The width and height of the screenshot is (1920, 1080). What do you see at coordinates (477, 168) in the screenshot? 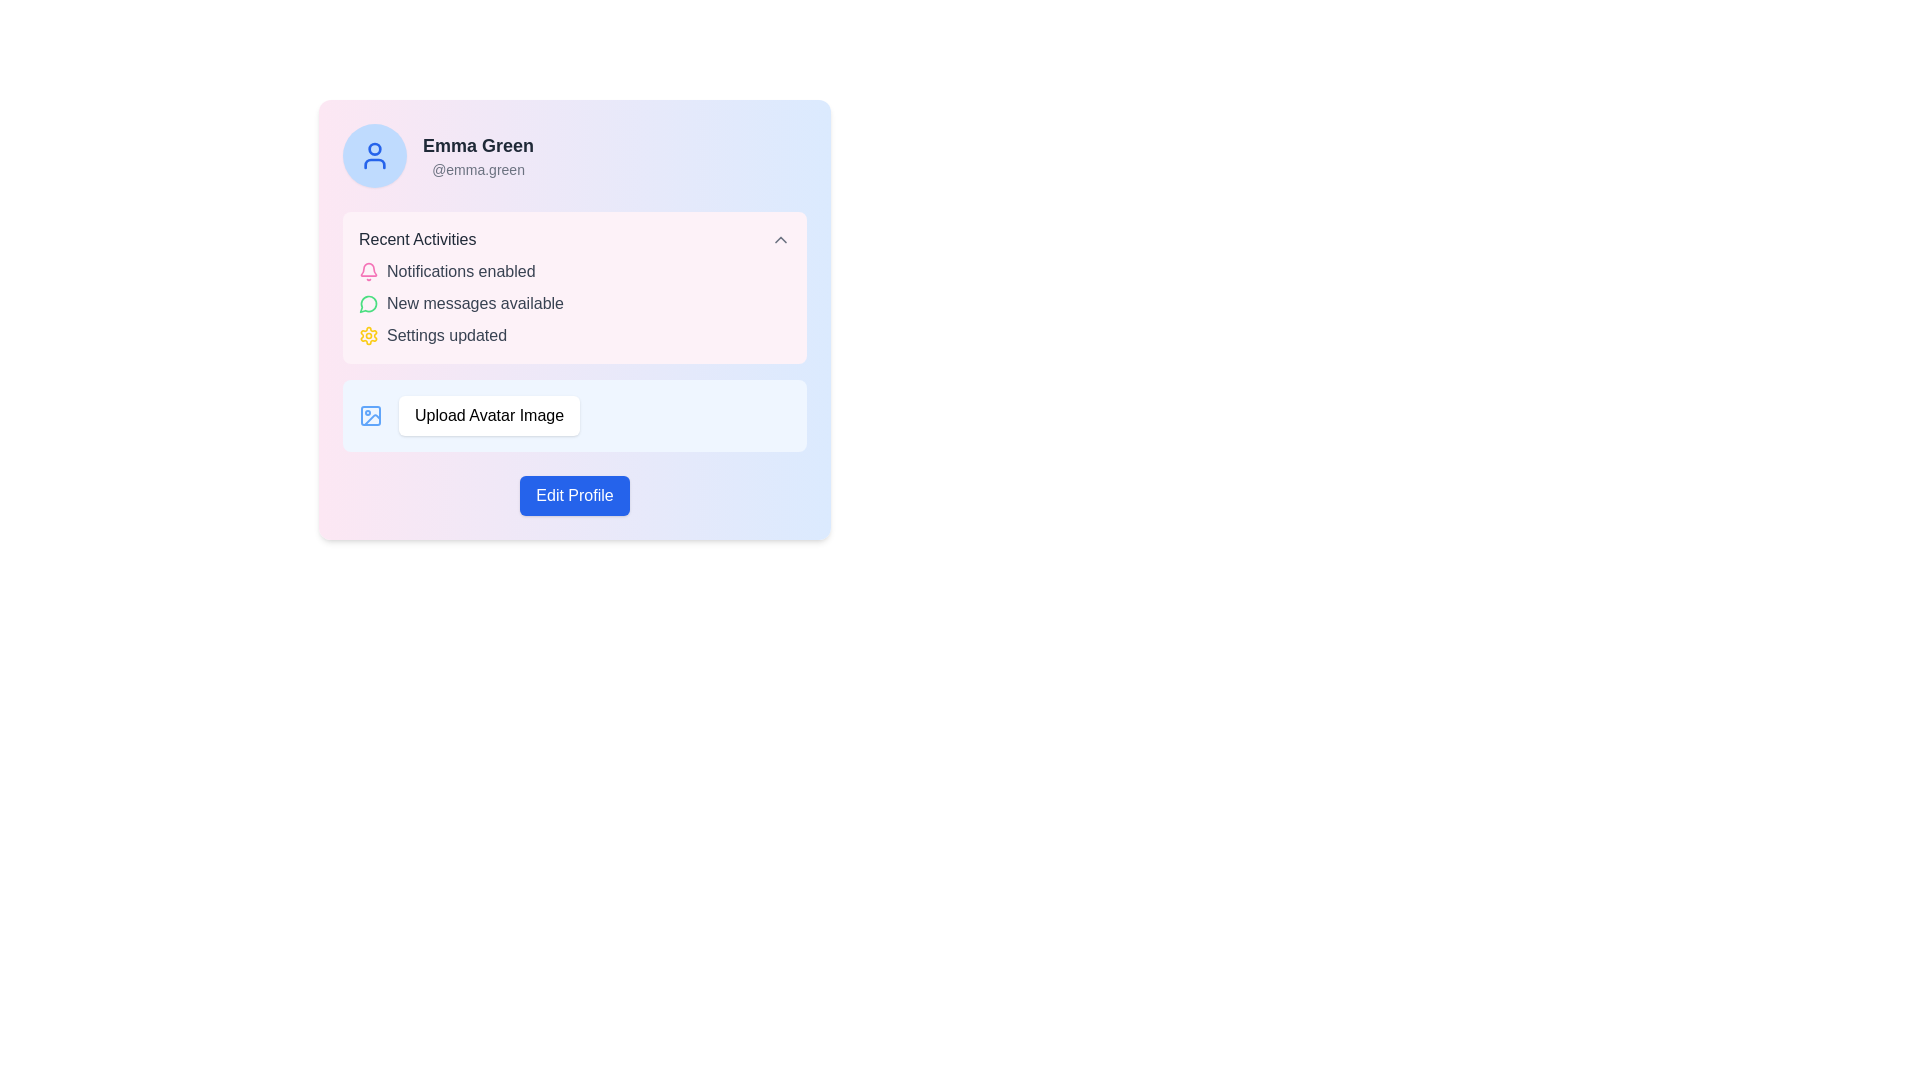
I see `username '@emma.green' displayed in light gray font below 'Emma Green' on the profile card layout` at bounding box center [477, 168].